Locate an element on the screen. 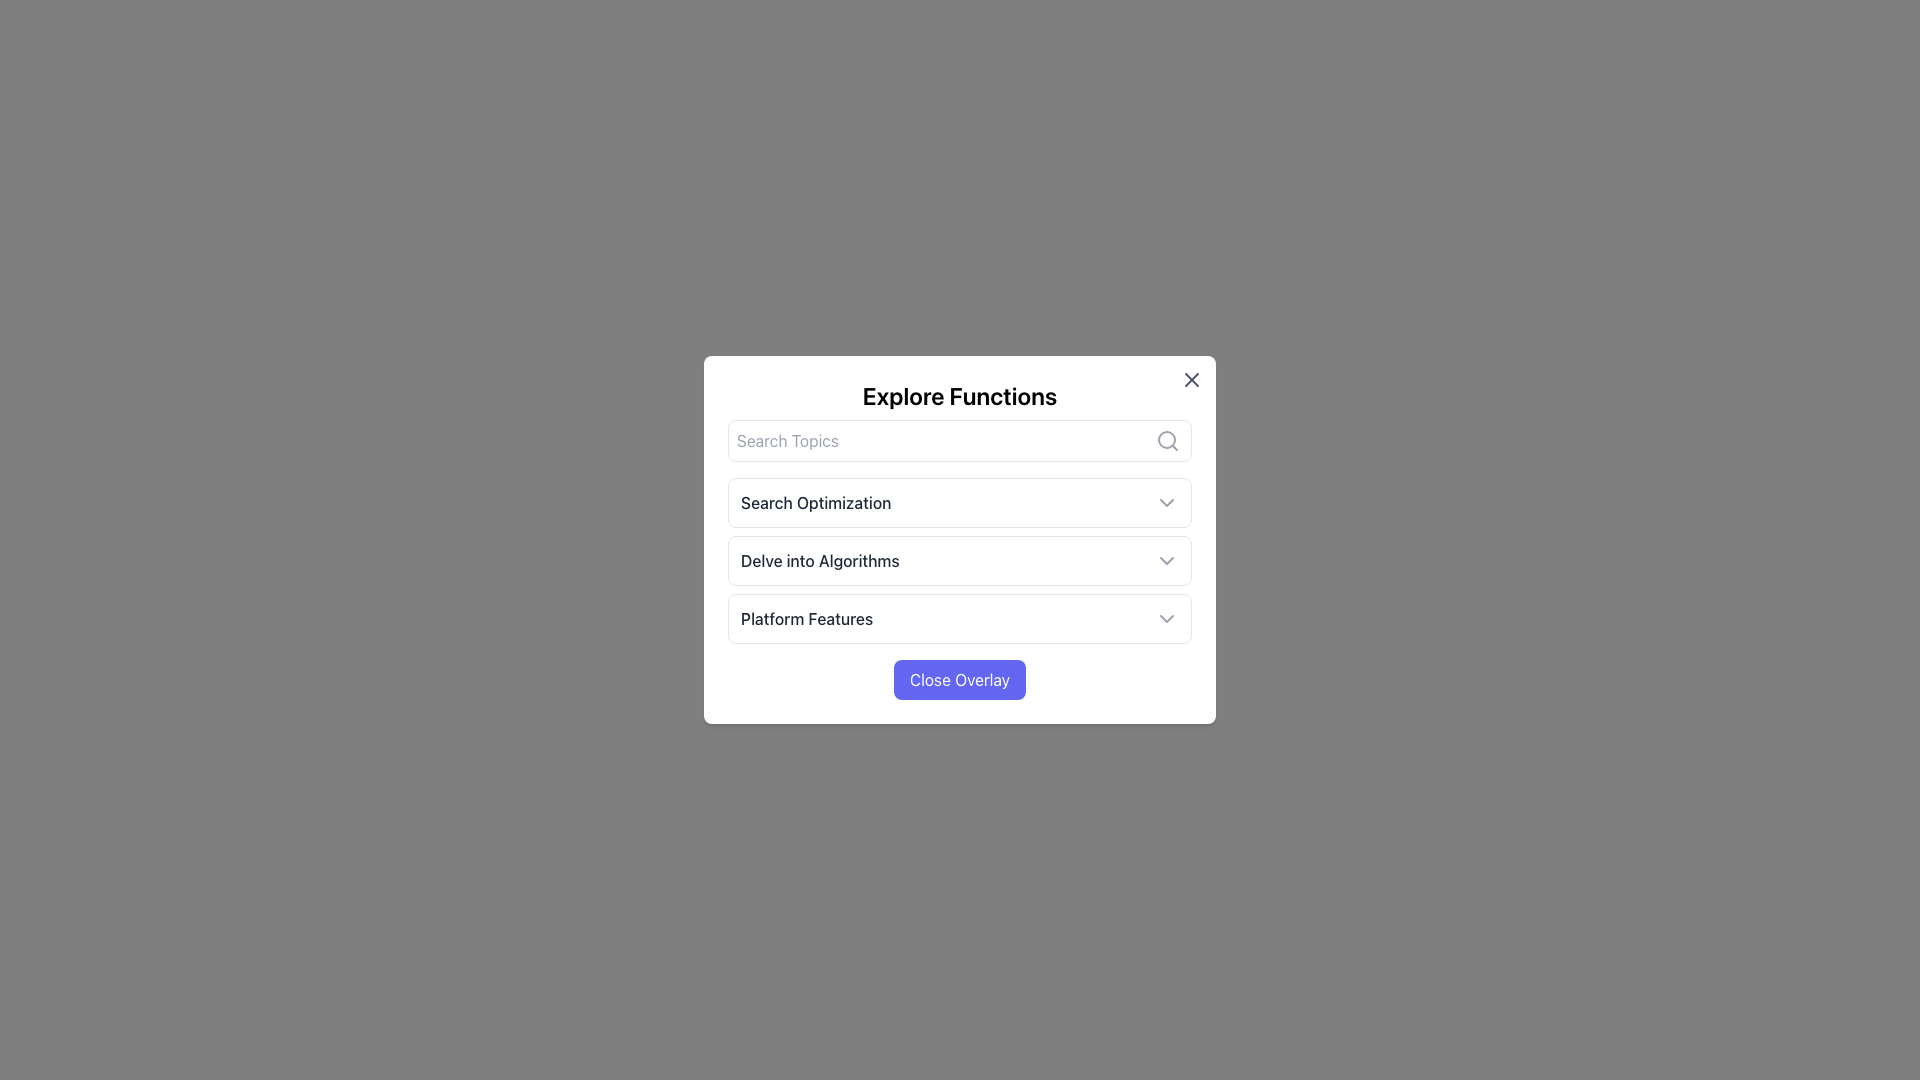 Image resolution: width=1920 pixels, height=1080 pixels. the Collapsible item labeled 'Delve into Algorithms' located in the second row of the modal dialog box is located at coordinates (960, 560).